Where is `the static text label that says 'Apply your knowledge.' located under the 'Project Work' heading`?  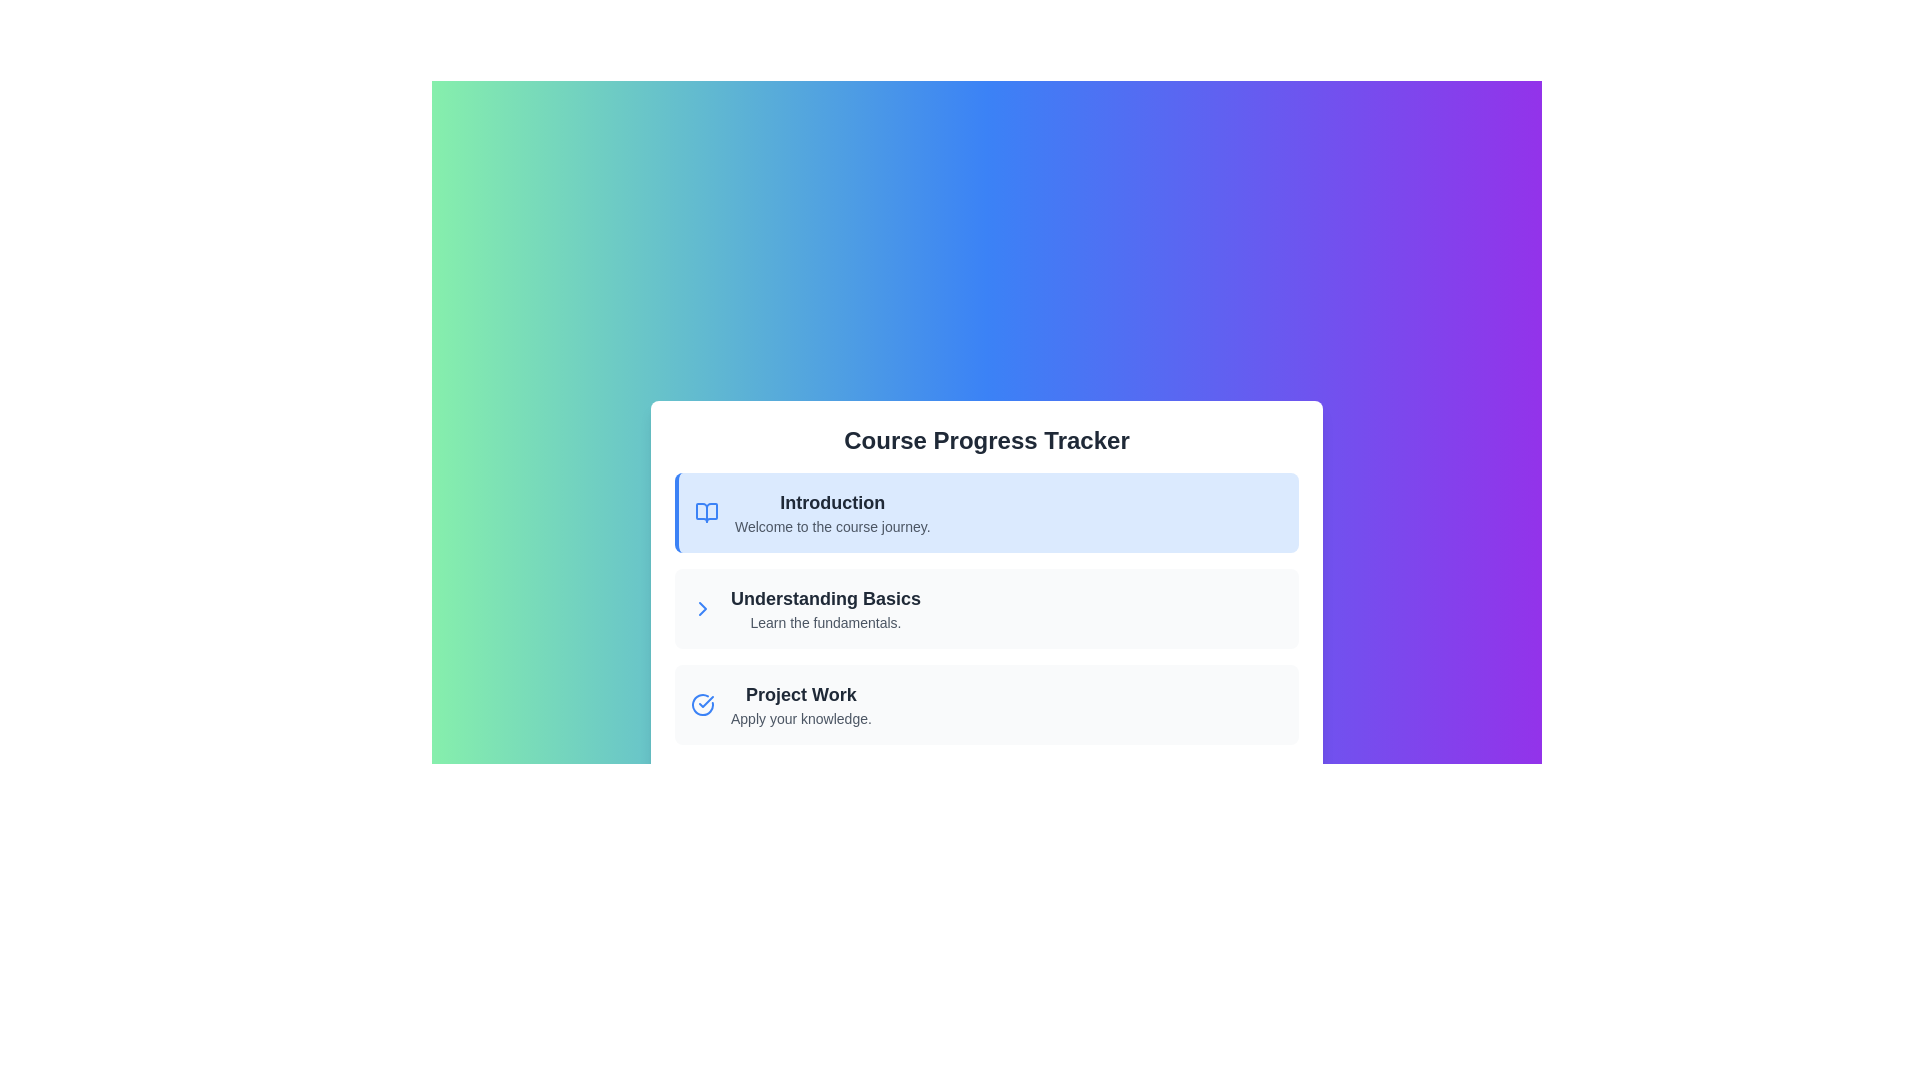 the static text label that says 'Apply your knowledge.' located under the 'Project Work' heading is located at coordinates (801, 717).